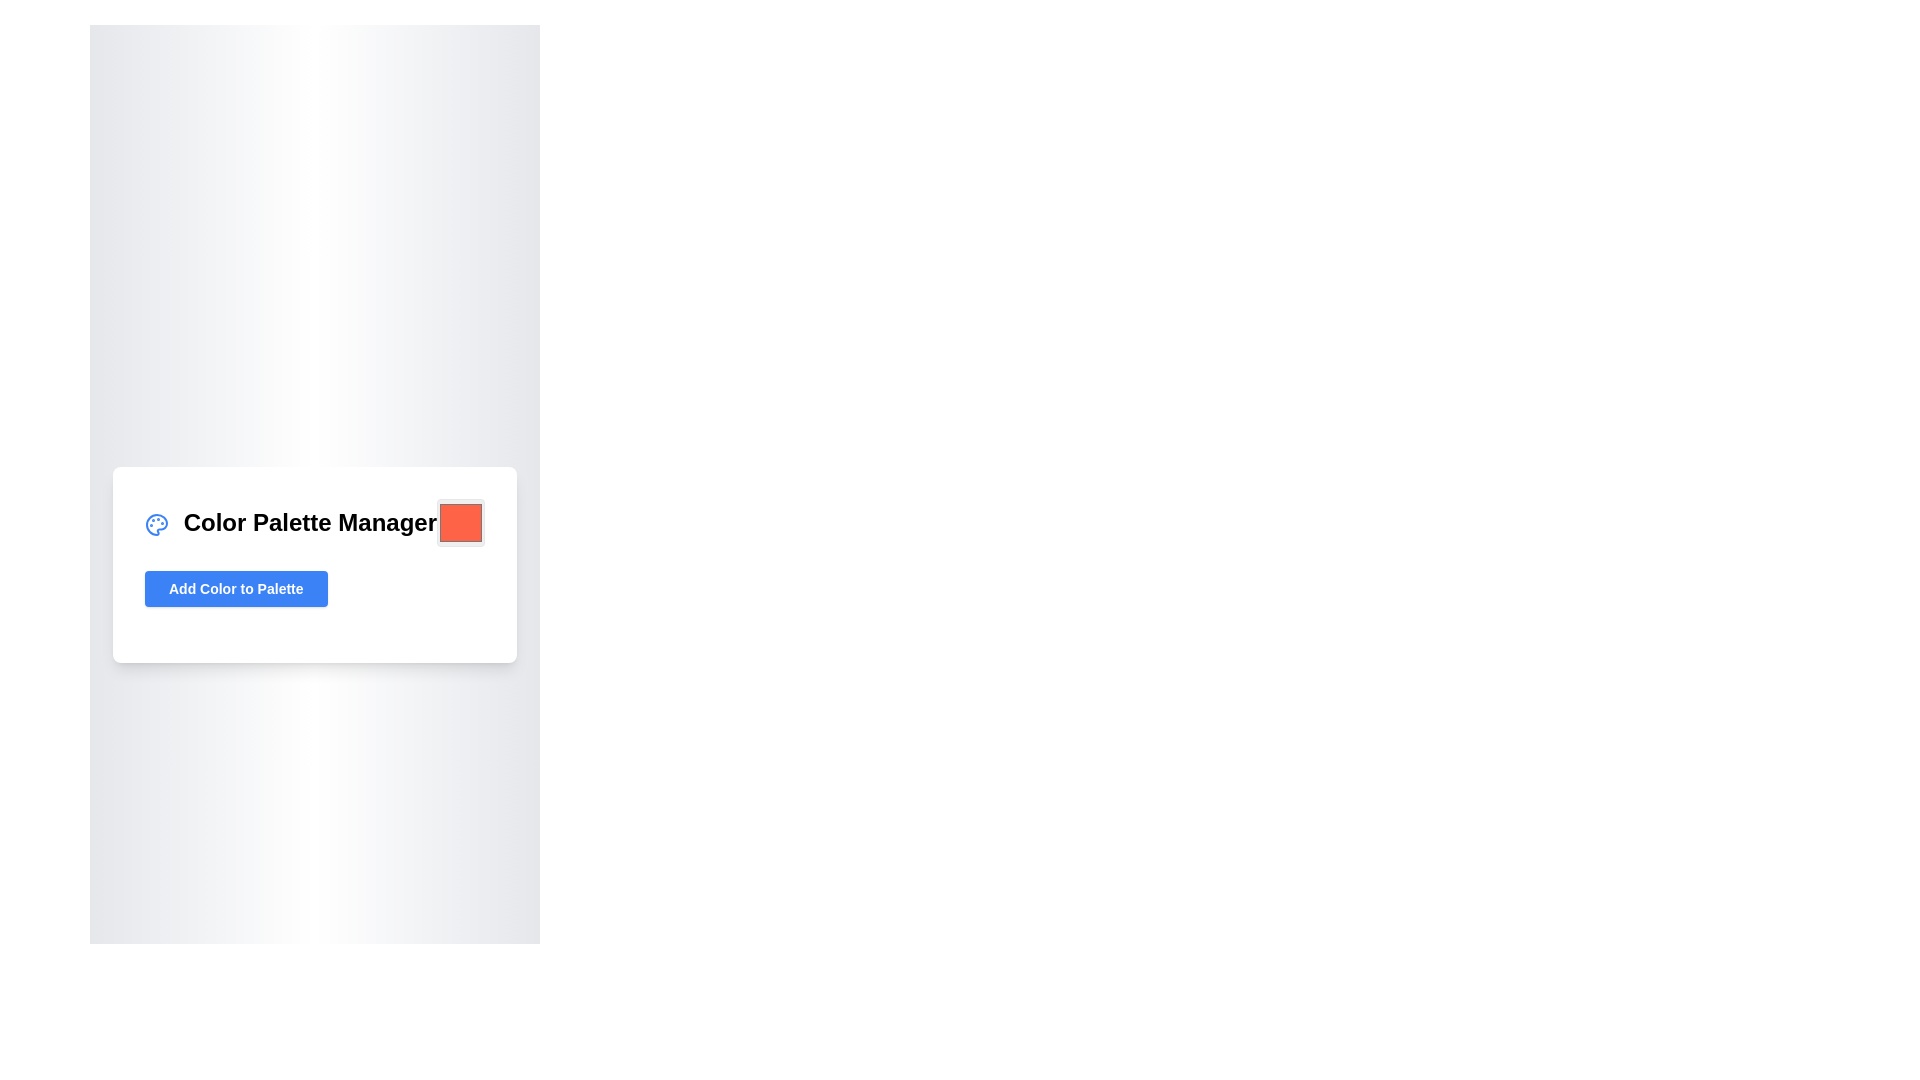 The image size is (1920, 1080). What do you see at coordinates (156, 523) in the screenshot?
I see `the SVG graphic icon resembling a palette, styled with a blue tint, located at the top-left corner of the 'Color Palette Manager' card` at bounding box center [156, 523].